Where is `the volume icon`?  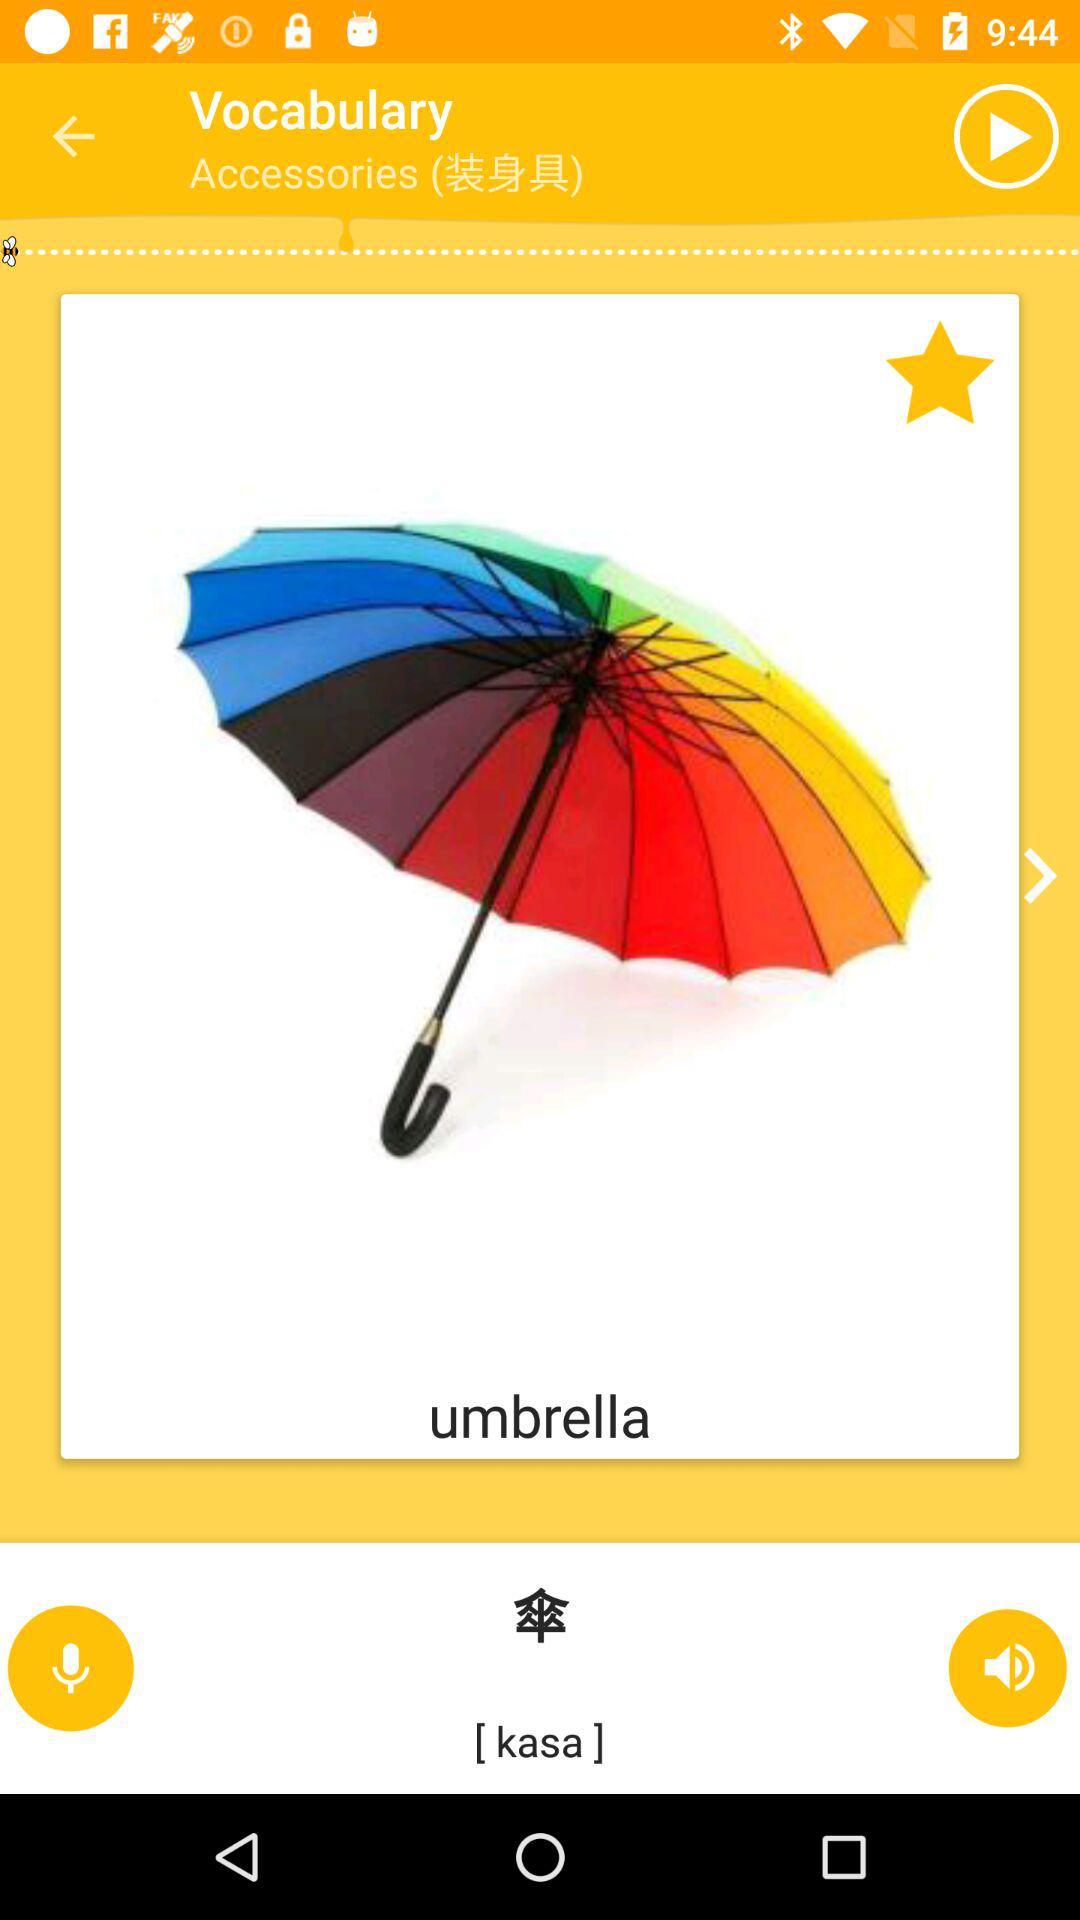 the volume icon is located at coordinates (1009, 1668).